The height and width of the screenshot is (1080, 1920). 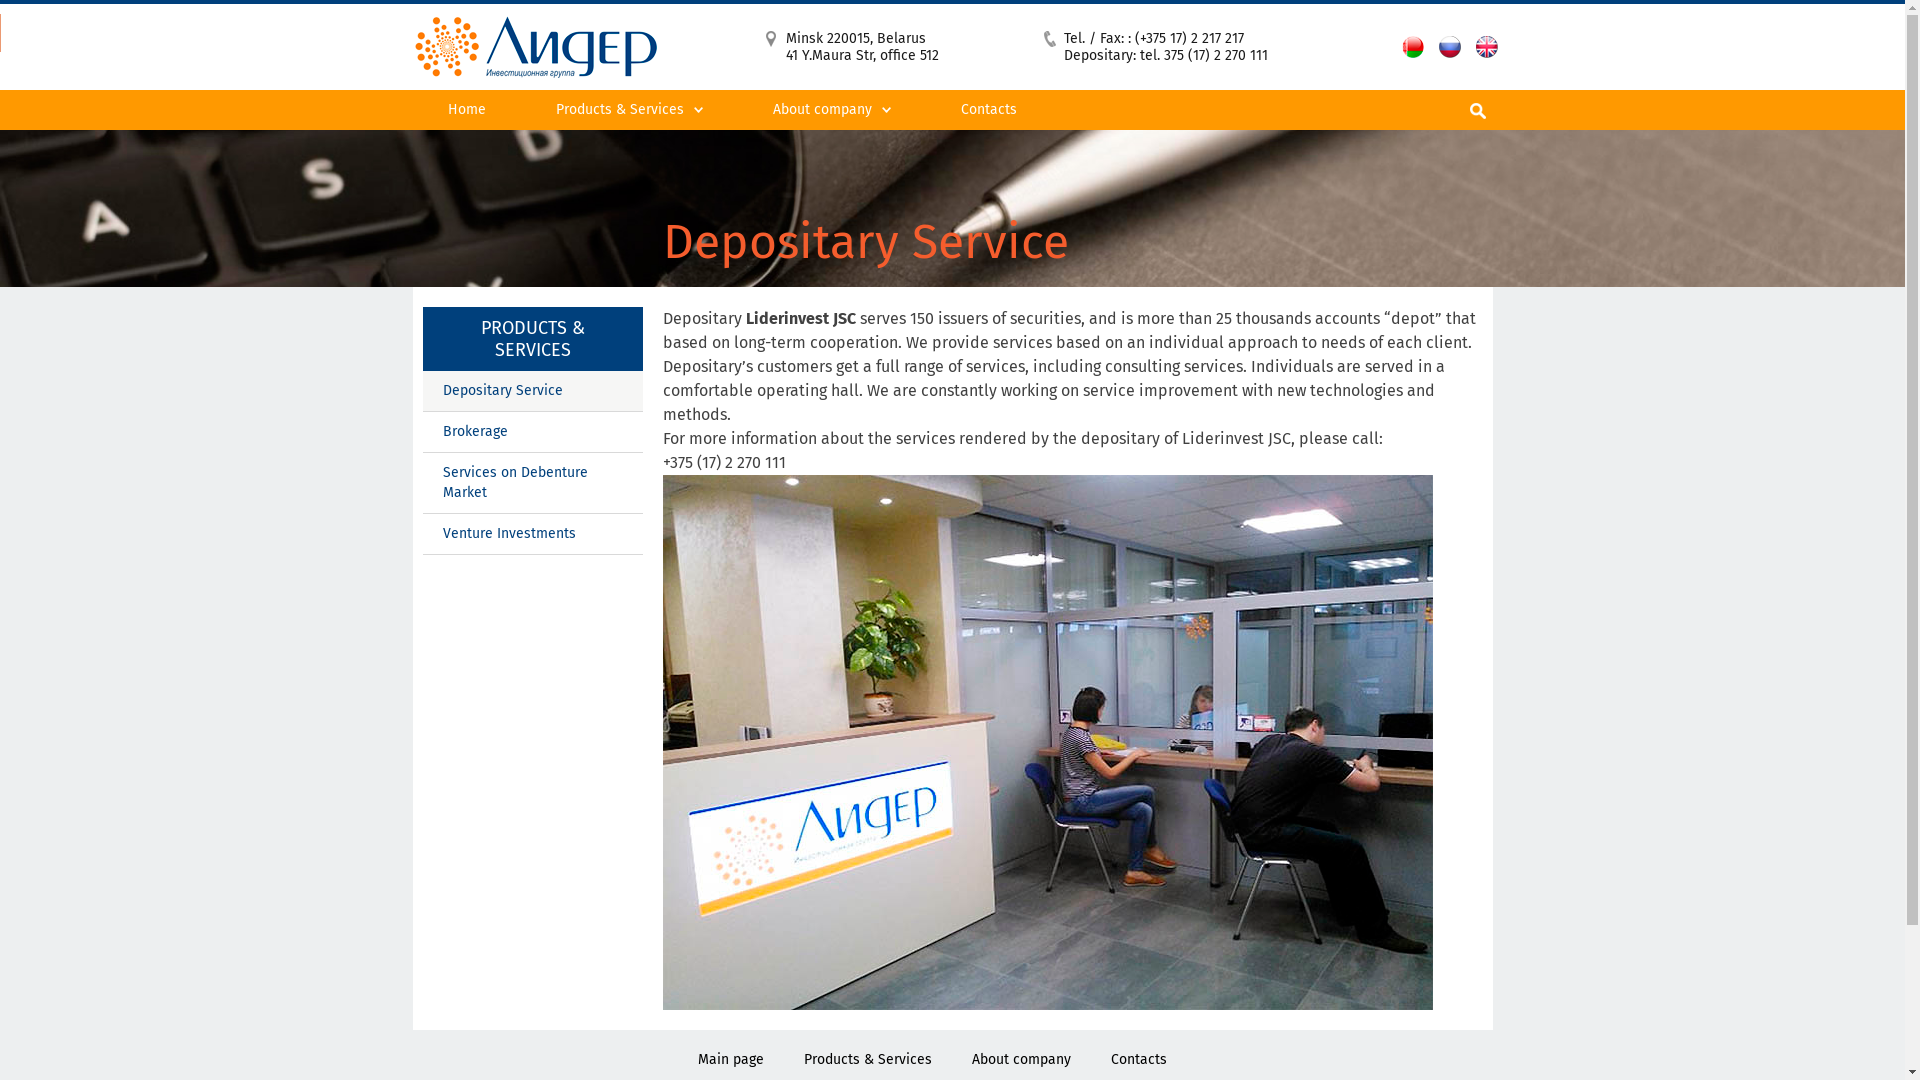 What do you see at coordinates (532, 483) in the screenshot?
I see `'Services on Debenture Market'` at bounding box center [532, 483].